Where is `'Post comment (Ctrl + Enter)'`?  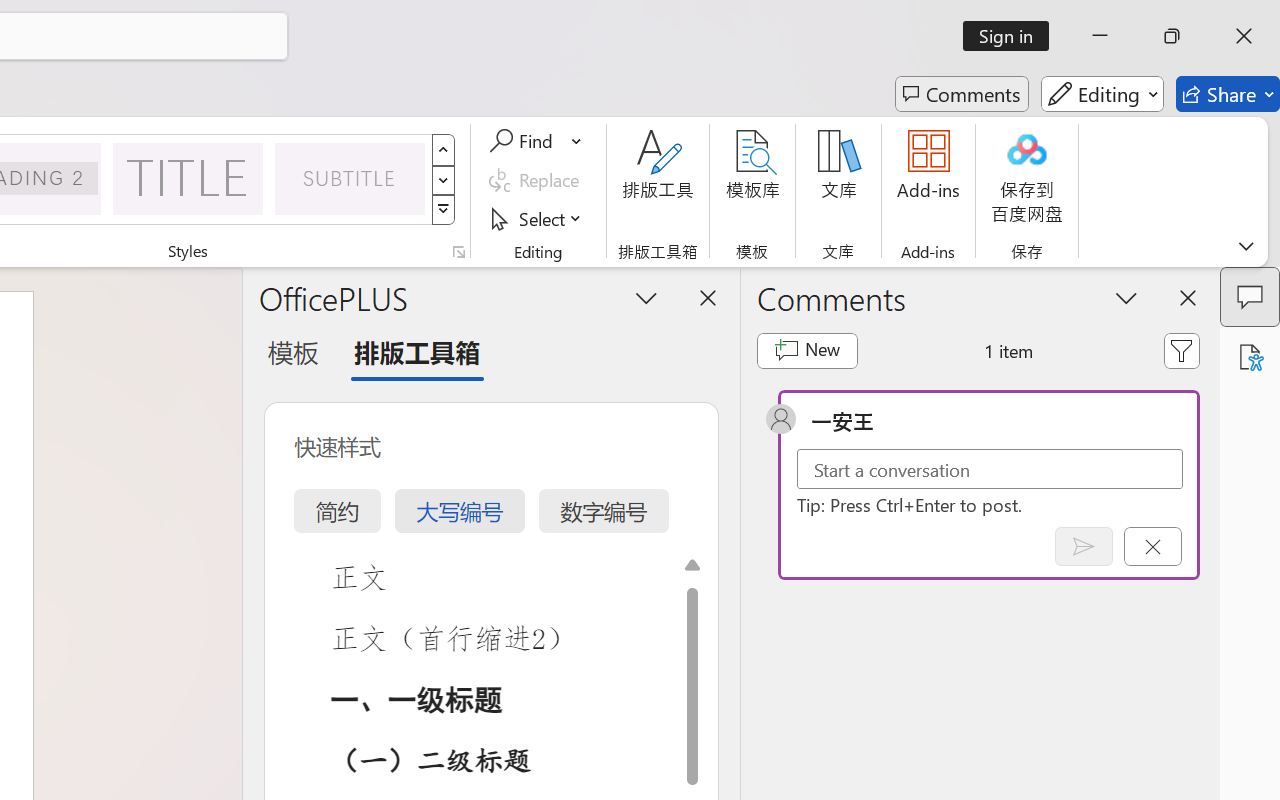 'Post comment (Ctrl + Enter)' is located at coordinates (1083, 546).